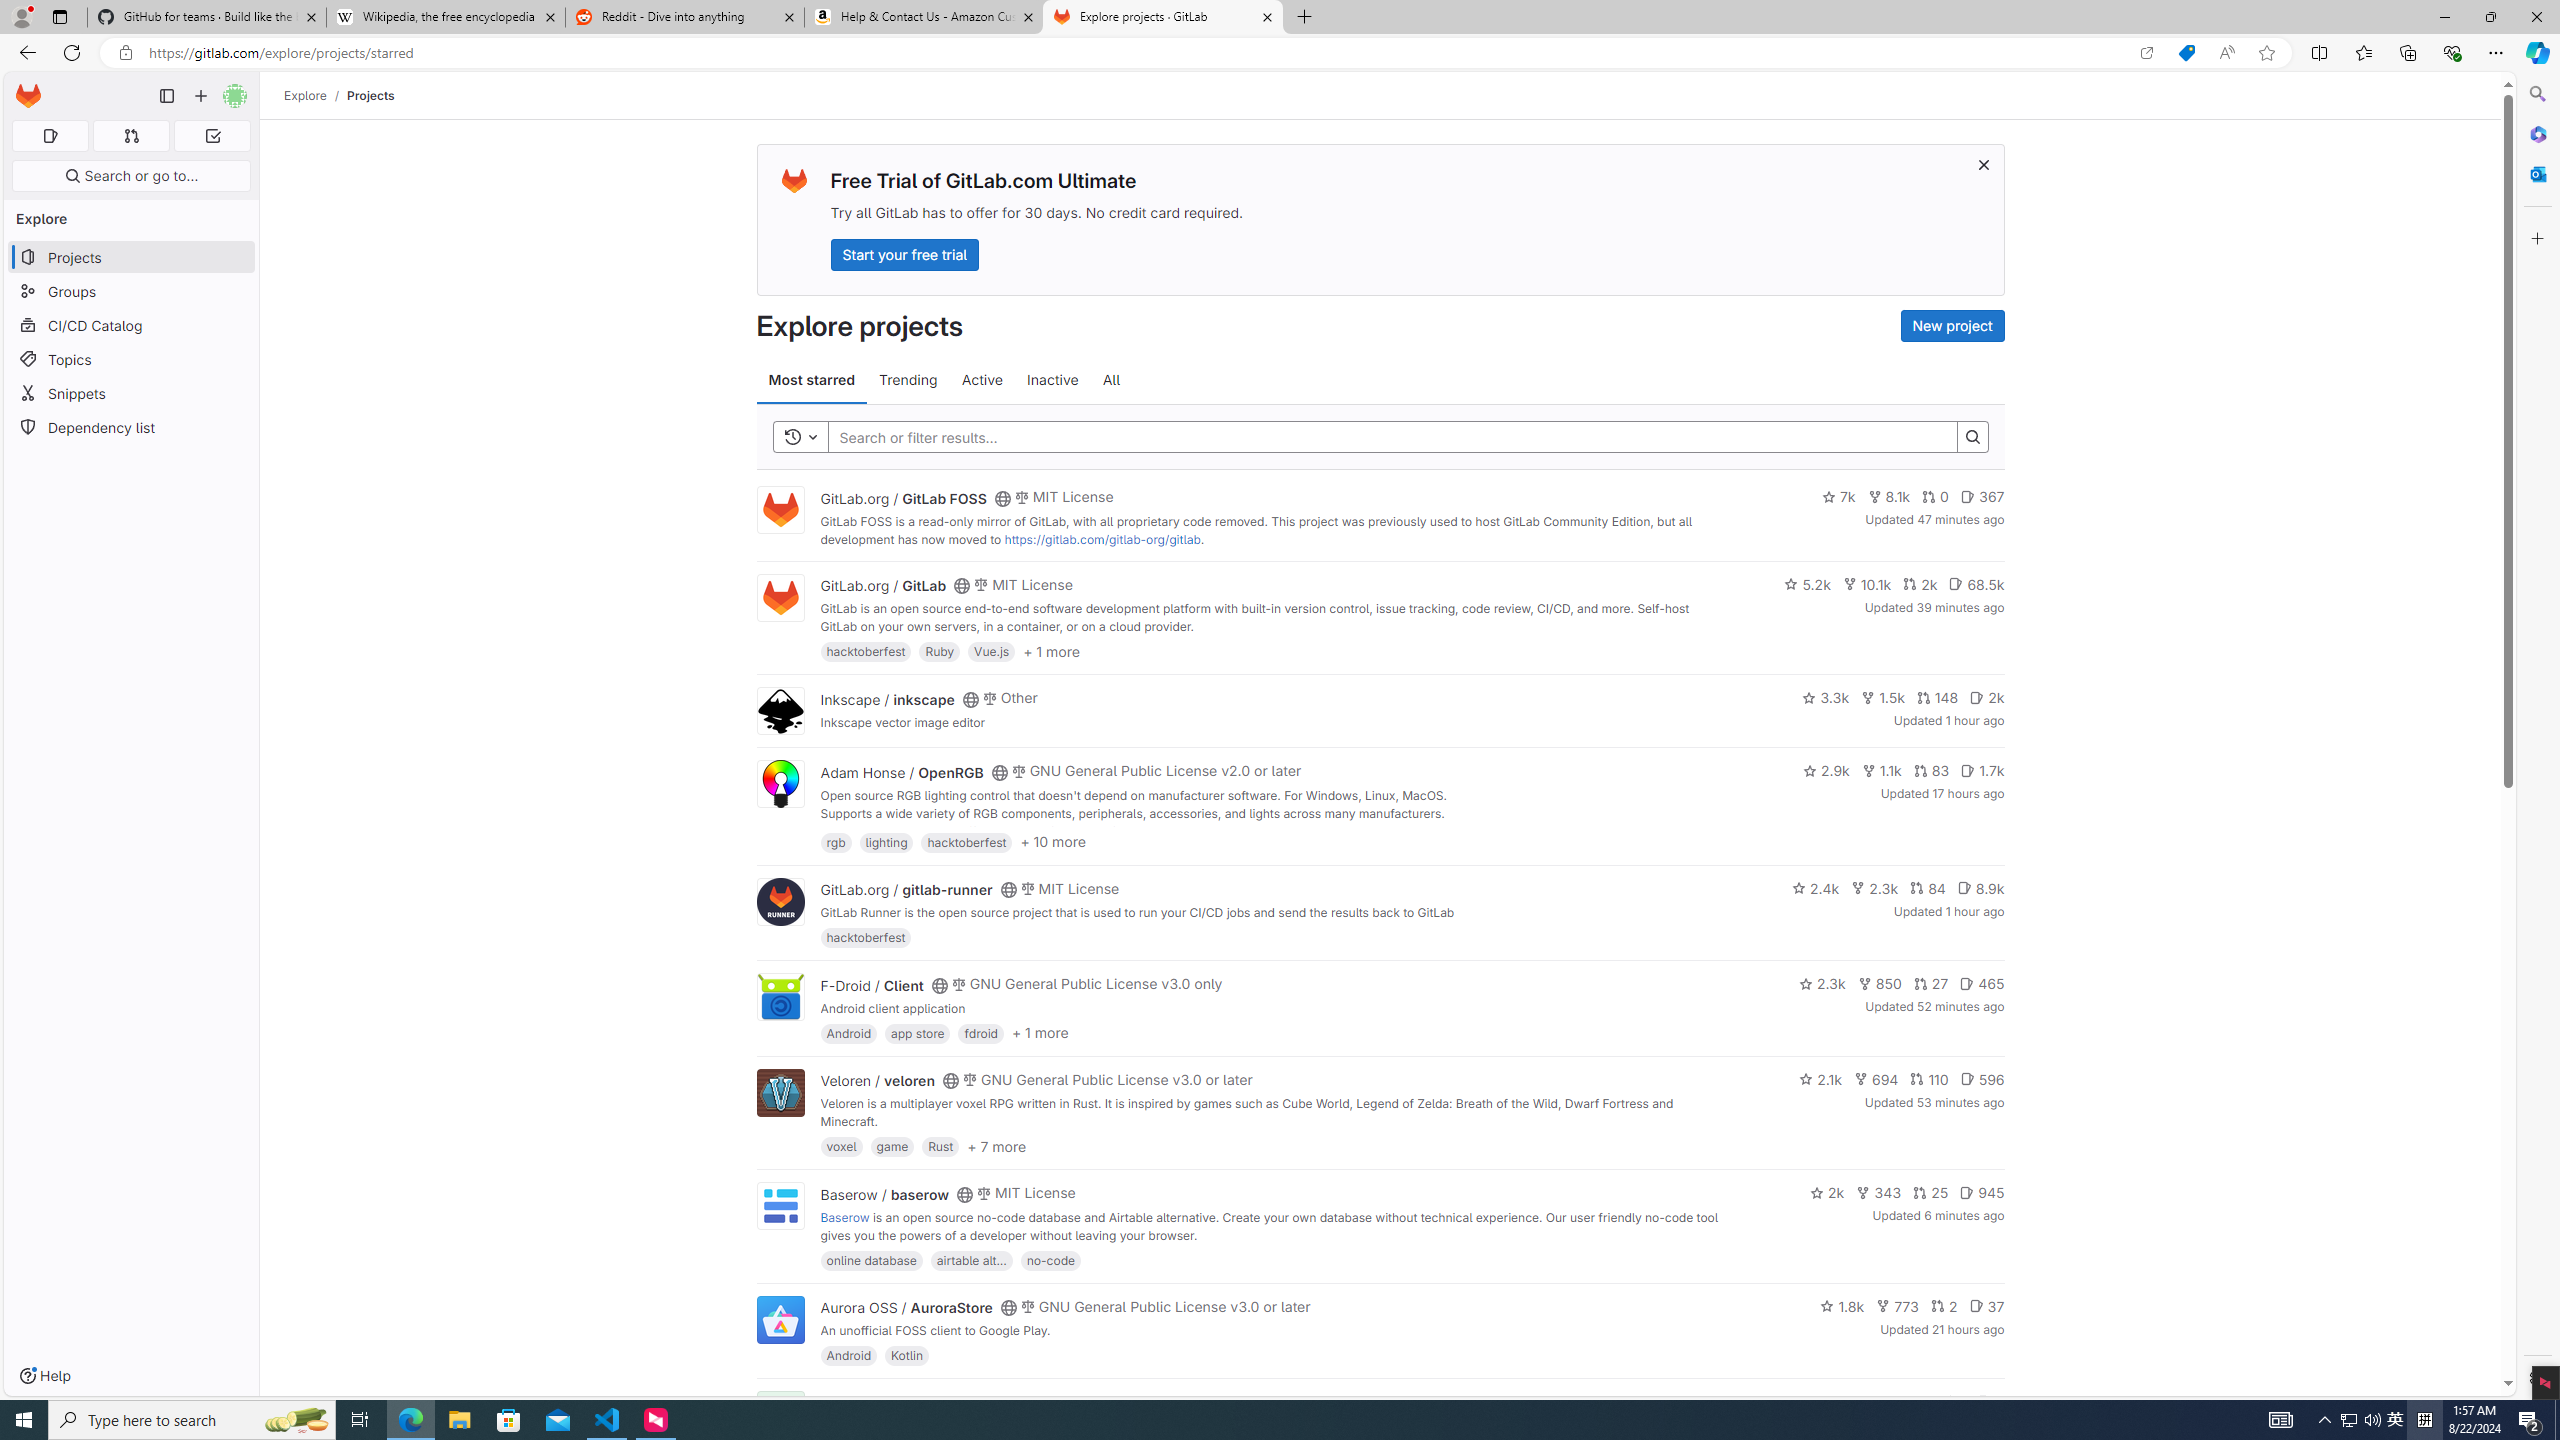 This screenshot has width=2560, height=1440. Describe the element at coordinates (1980, 886) in the screenshot. I see `'8.9k'` at that location.